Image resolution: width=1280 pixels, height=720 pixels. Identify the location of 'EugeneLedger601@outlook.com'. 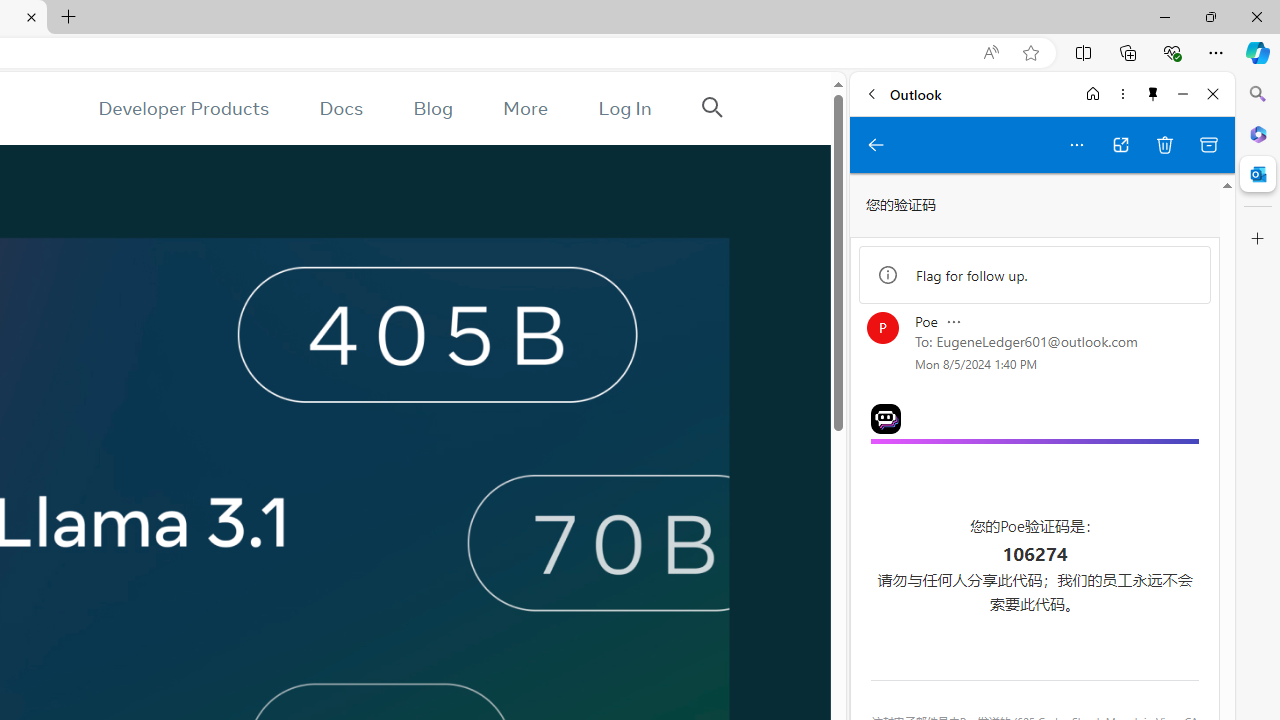
(1037, 340).